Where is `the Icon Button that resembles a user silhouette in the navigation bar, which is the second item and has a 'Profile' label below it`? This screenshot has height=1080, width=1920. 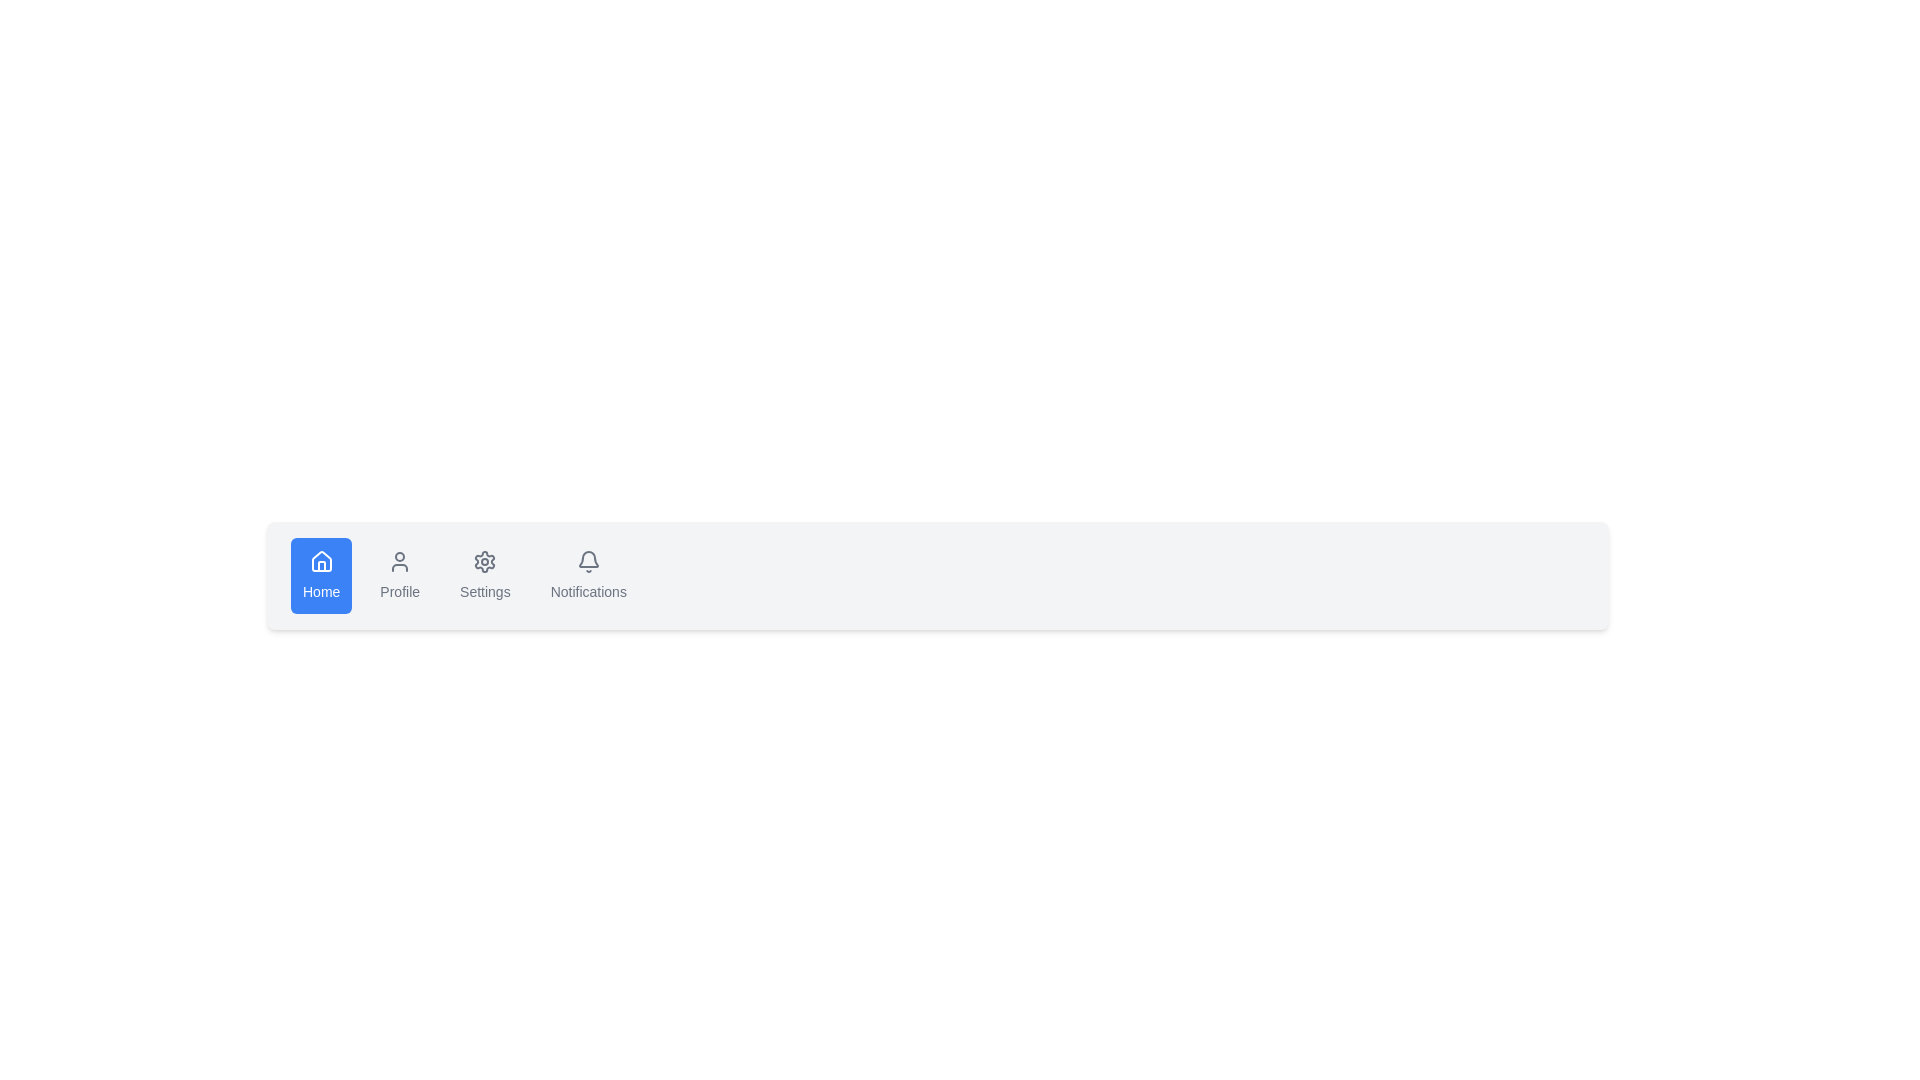
the Icon Button that resembles a user silhouette in the navigation bar, which is the second item and has a 'Profile' label below it is located at coordinates (400, 562).